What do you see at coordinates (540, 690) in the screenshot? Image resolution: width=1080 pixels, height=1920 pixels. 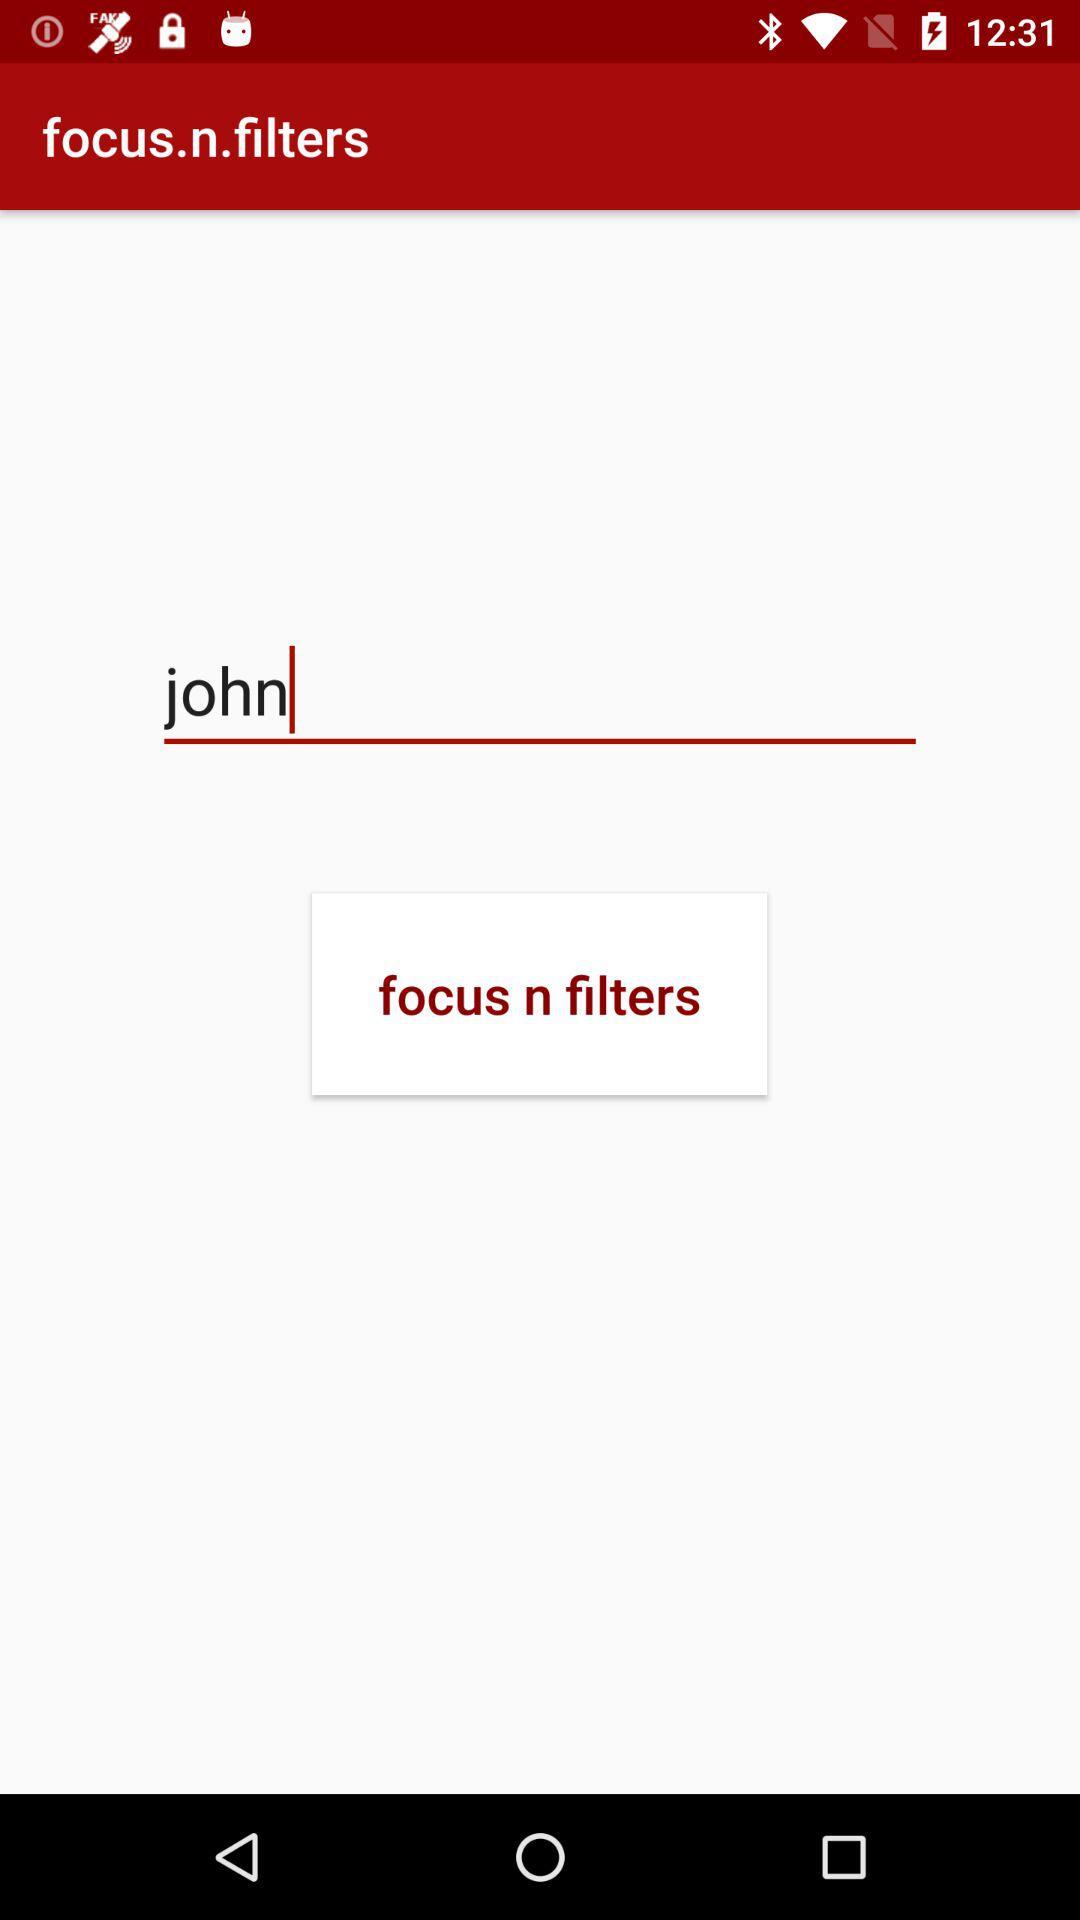 I see `icon above focus n filters` at bounding box center [540, 690].